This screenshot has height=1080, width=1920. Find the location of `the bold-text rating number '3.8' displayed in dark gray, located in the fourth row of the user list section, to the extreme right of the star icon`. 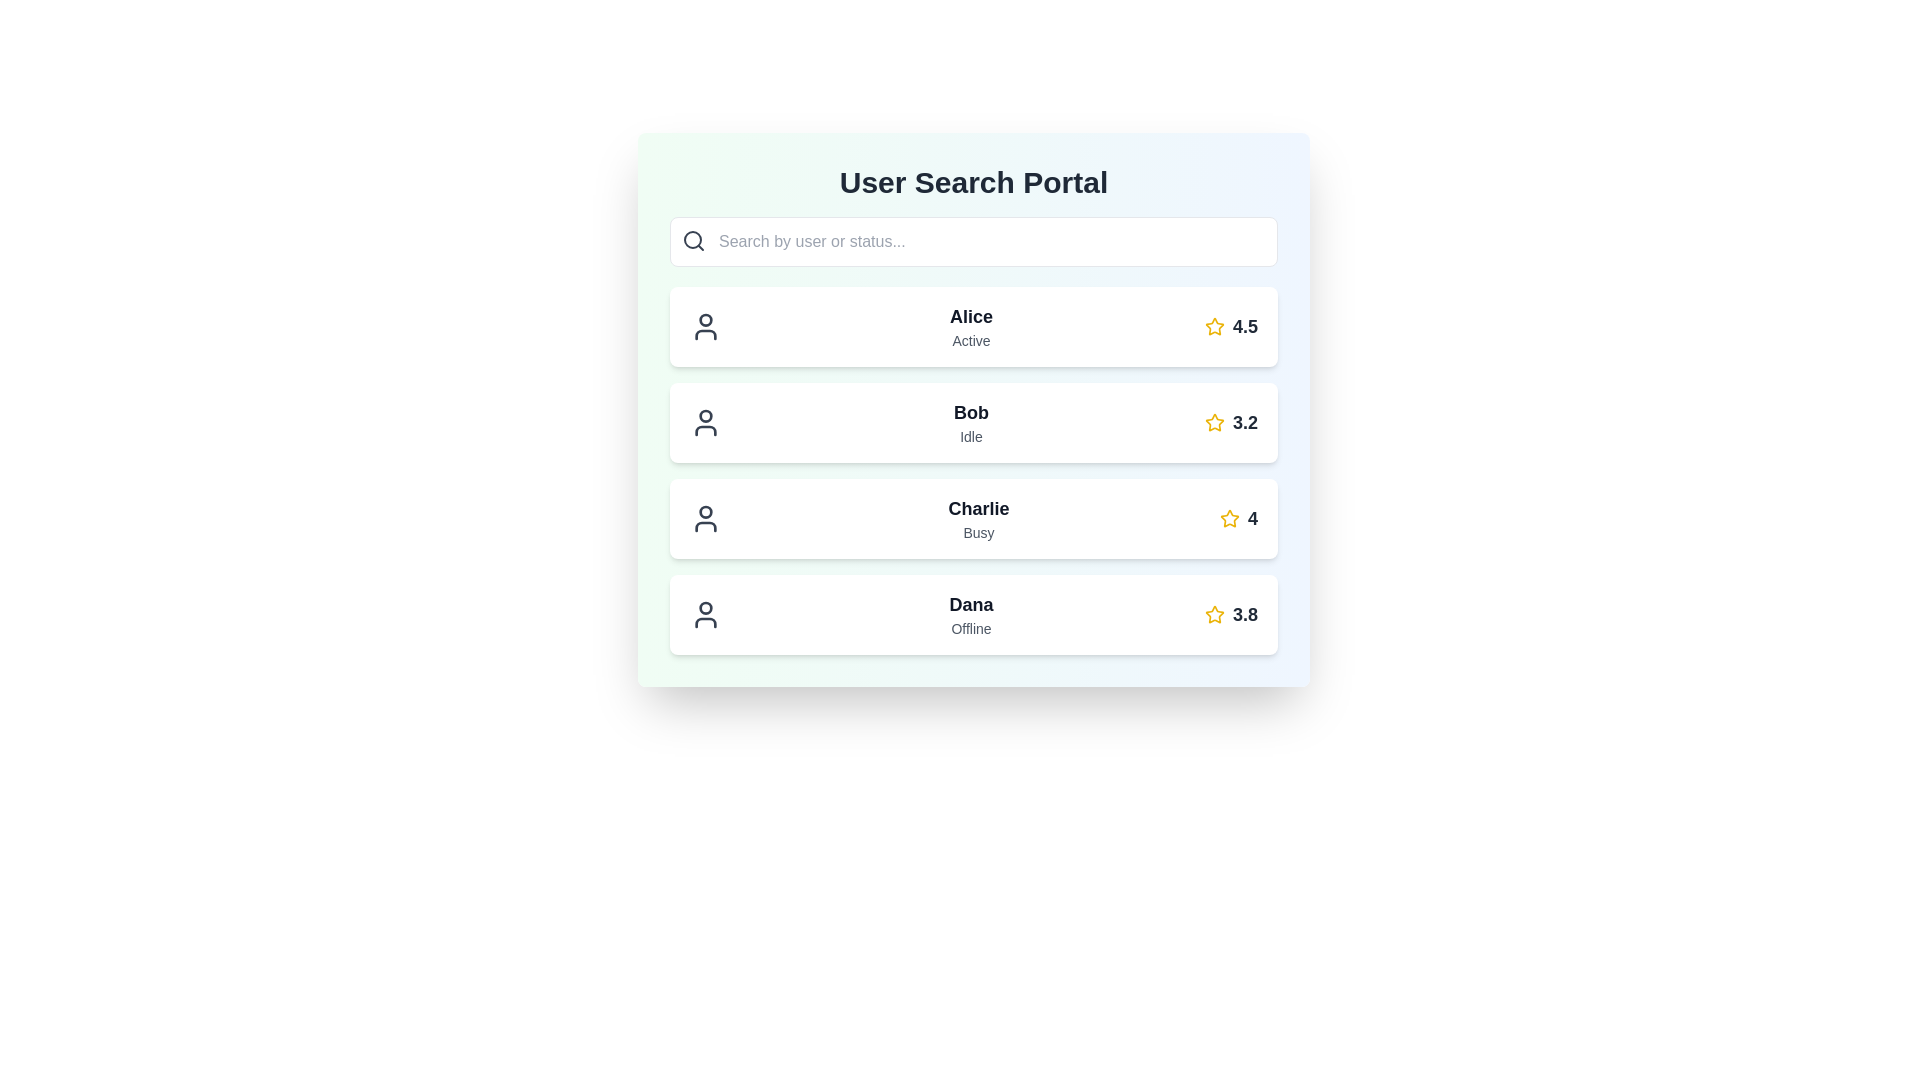

the bold-text rating number '3.8' displayed in dark gray, located in the fourth row of the user list section, to the extreme right of the star icon is located at coordinates (1244, 613).